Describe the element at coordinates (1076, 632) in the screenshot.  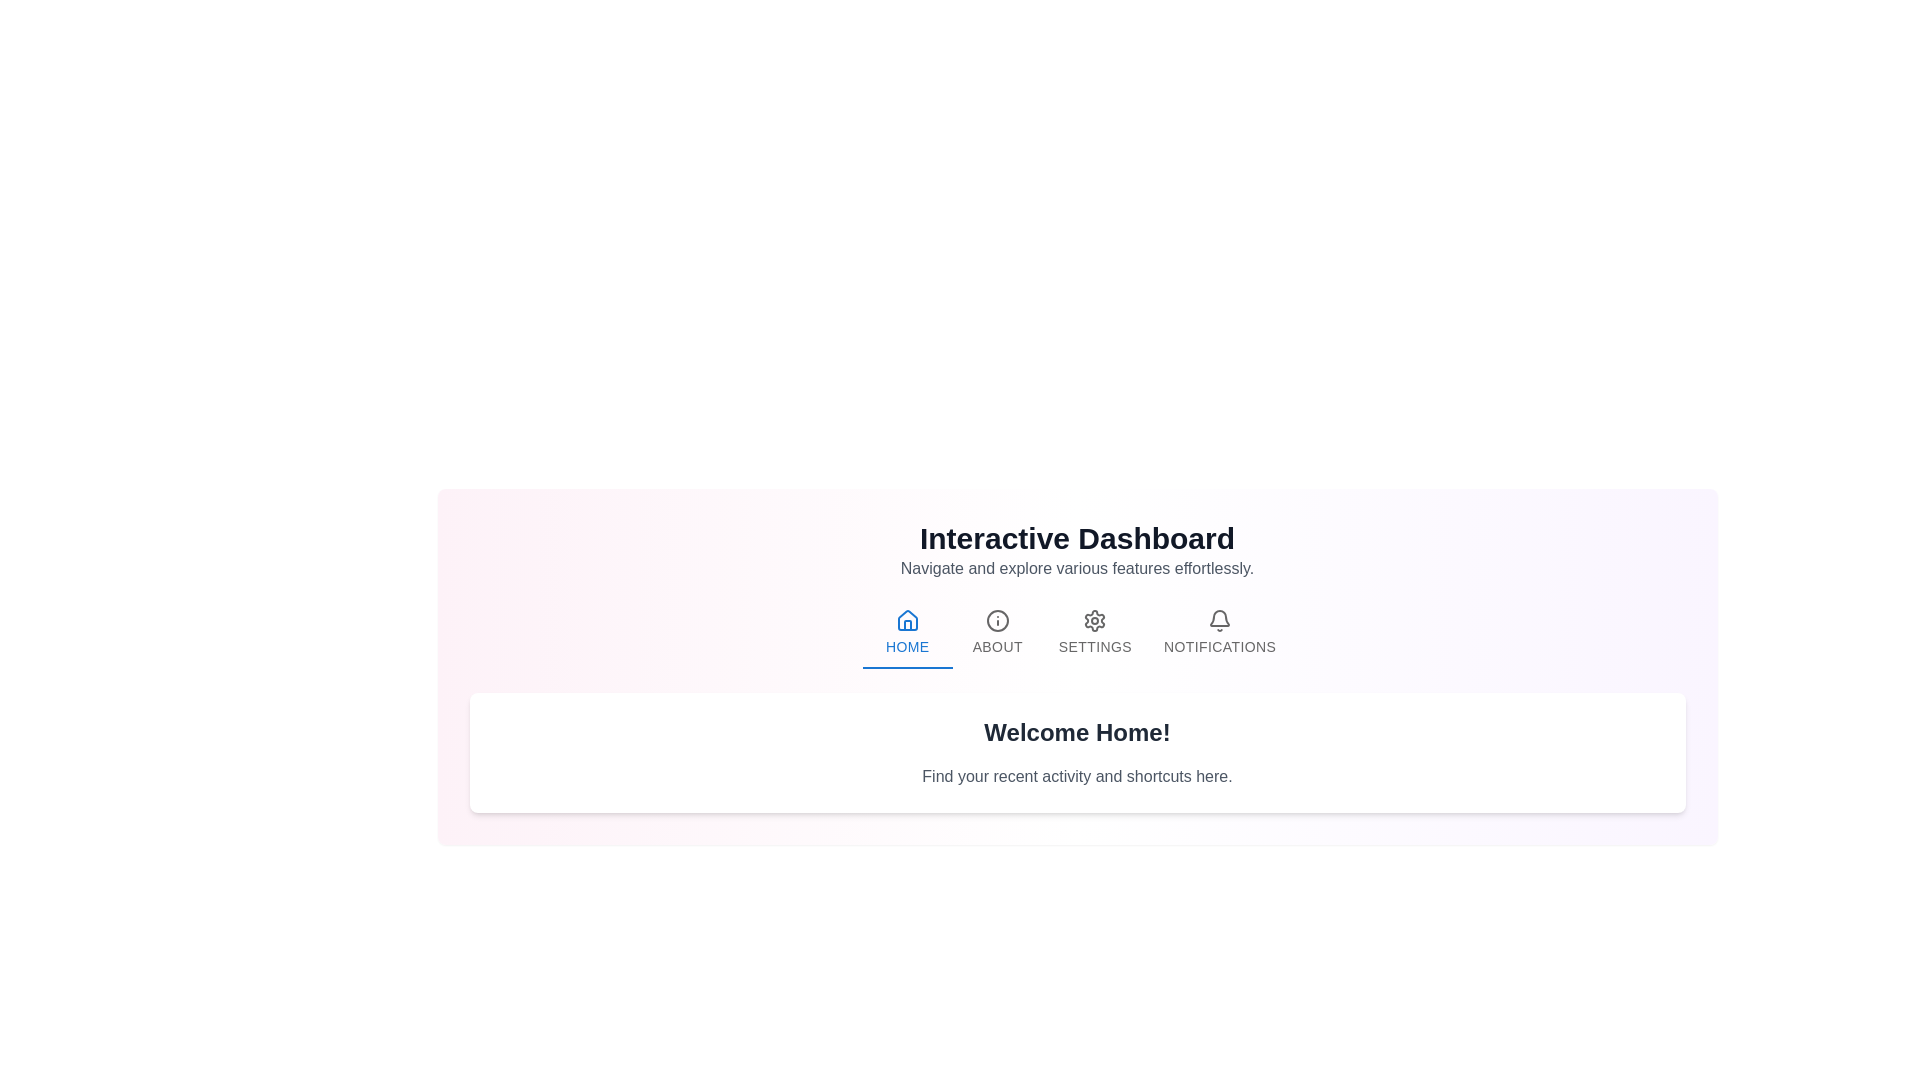
I see `the Horizontal Navigation Tab Bar` at that location.